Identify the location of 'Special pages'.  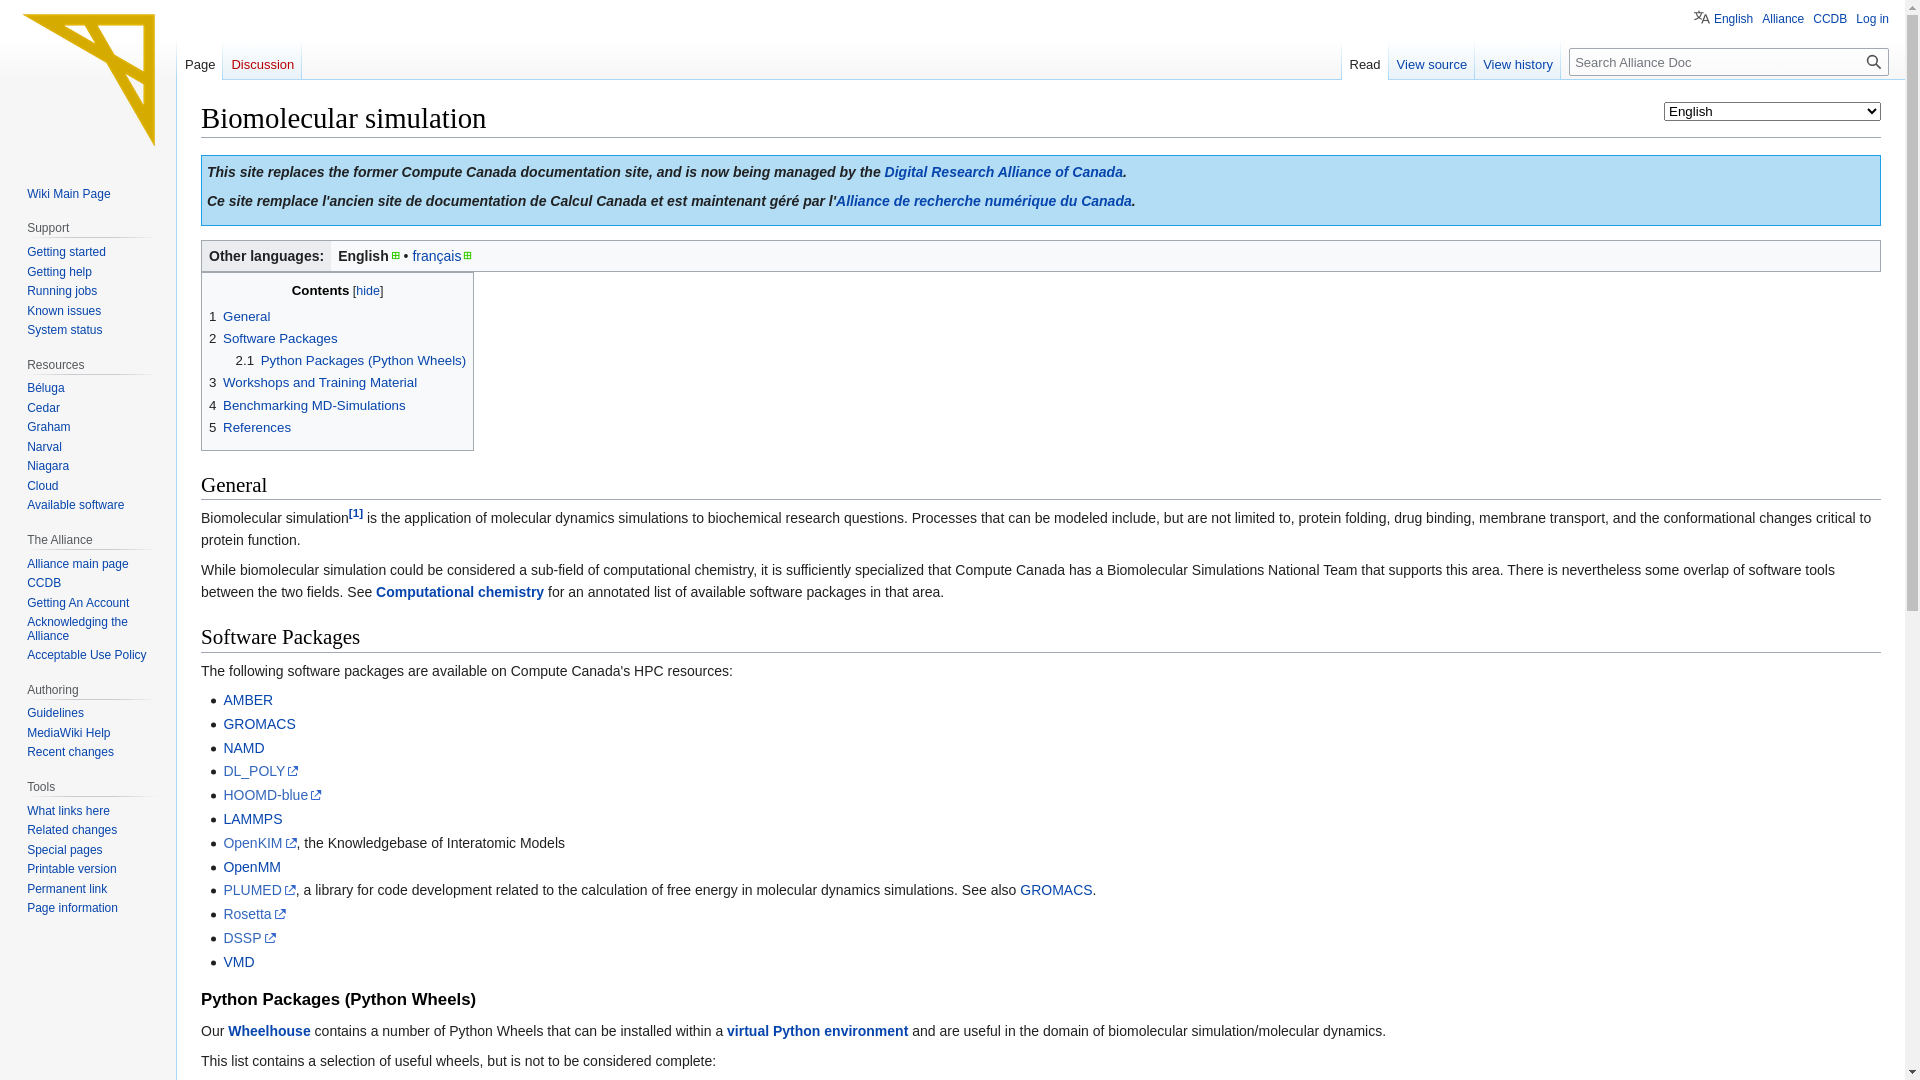
(64, 849).